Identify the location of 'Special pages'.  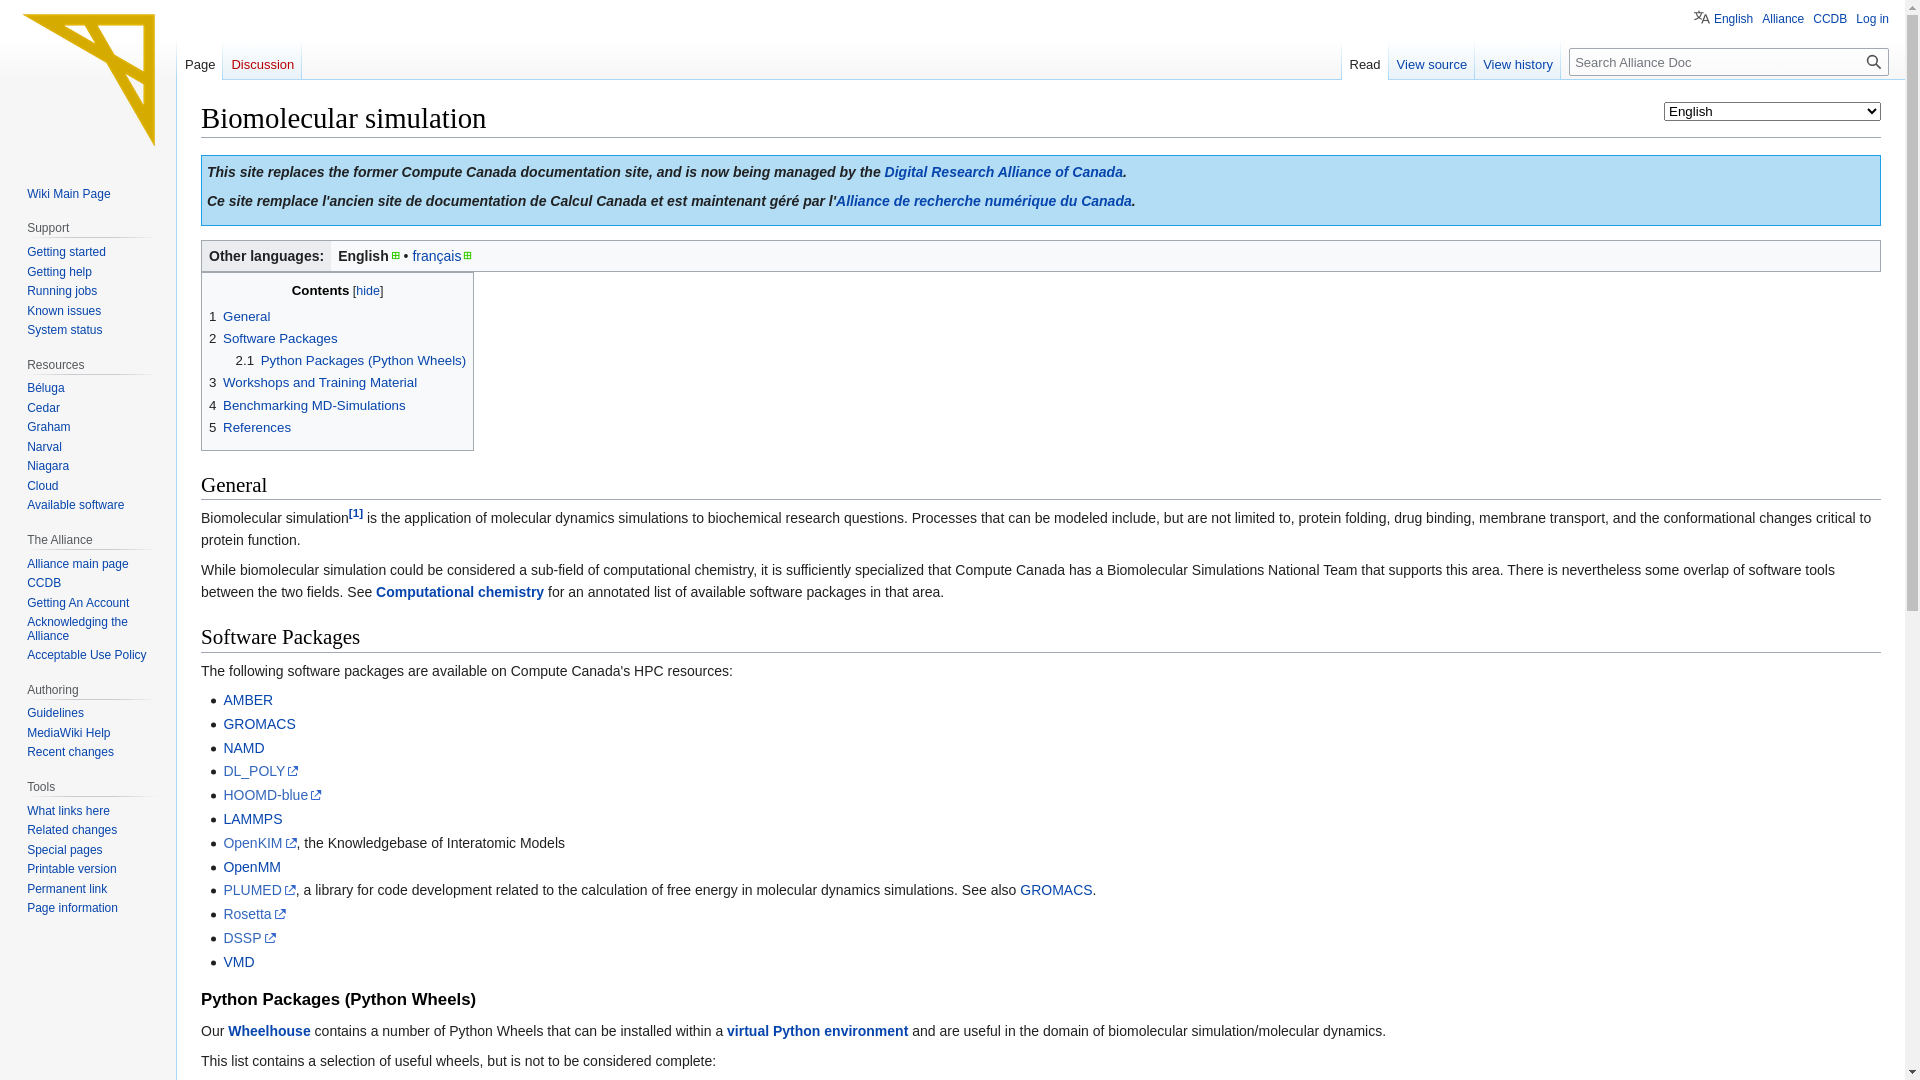
(64, 849).